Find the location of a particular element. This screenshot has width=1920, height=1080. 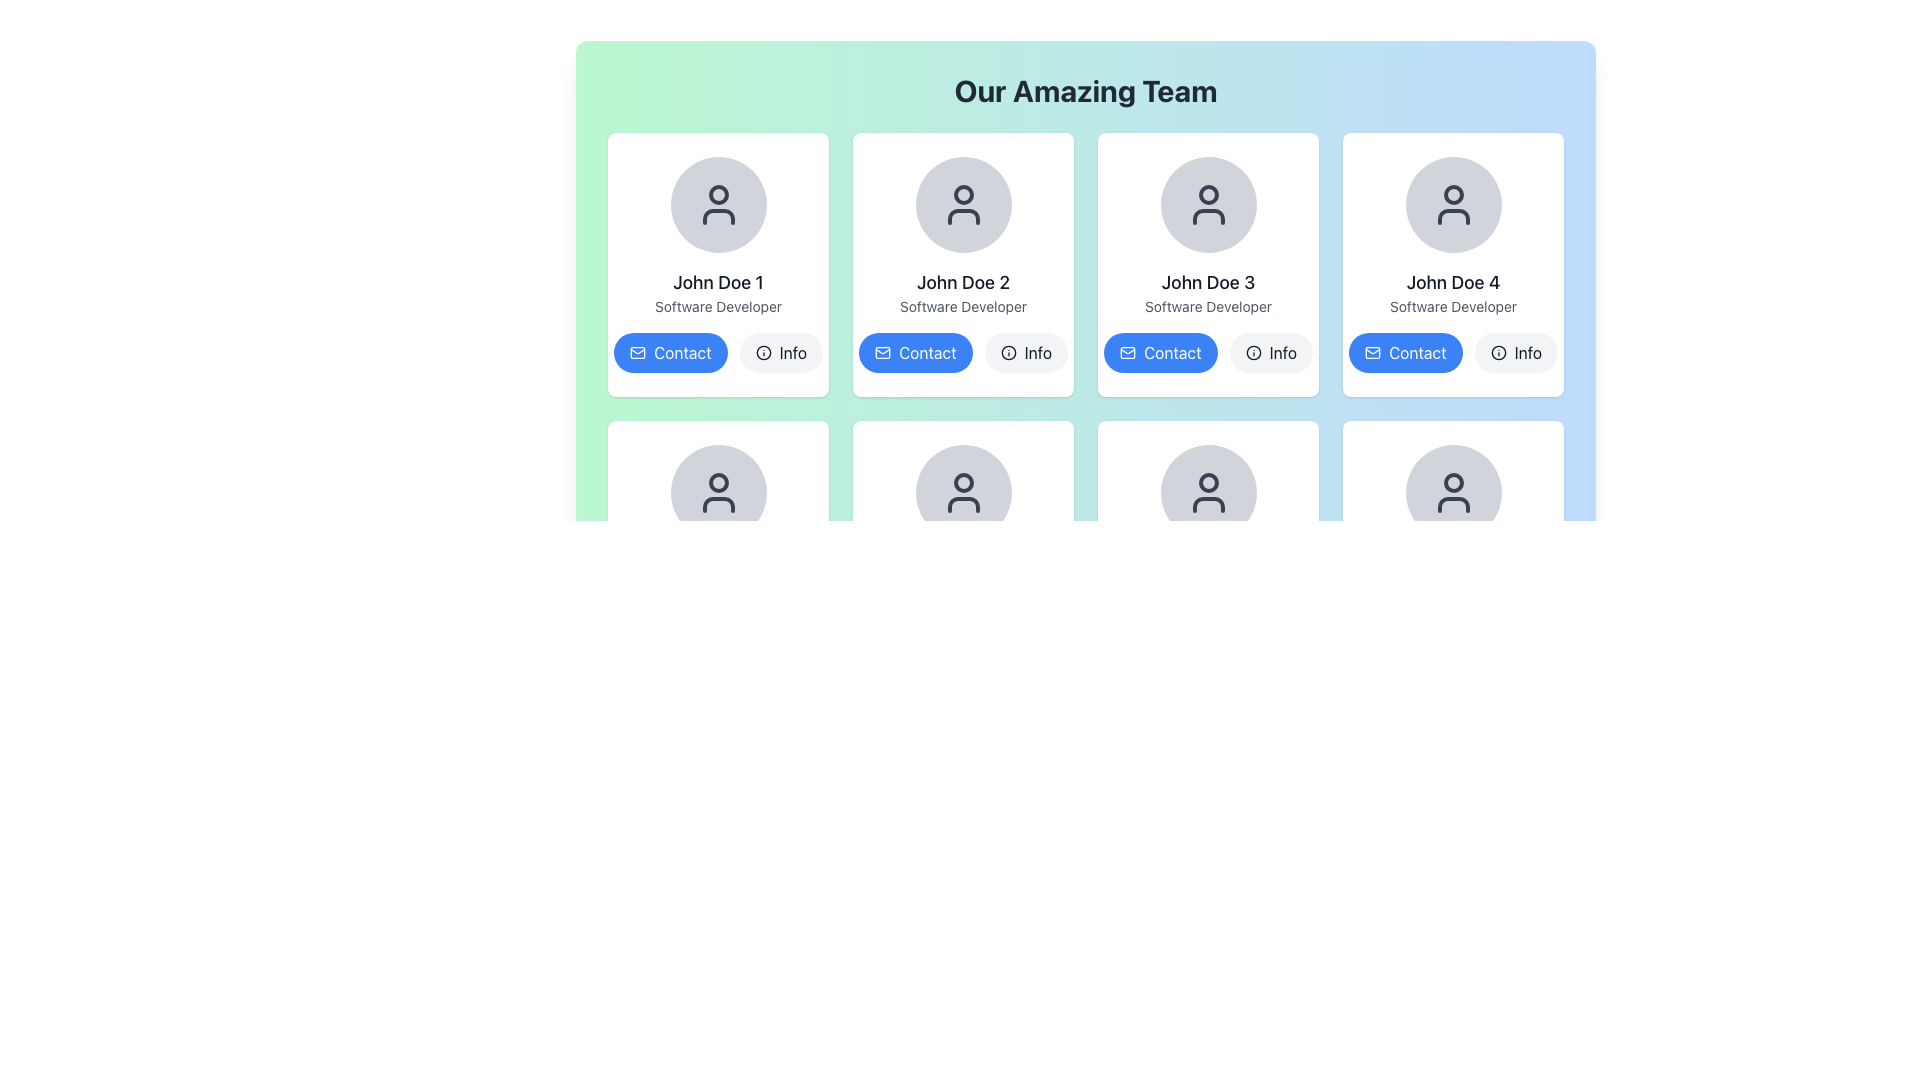

the 'mail' or 'contact' icon located to the left of the 'Contact' text beneath the 'John Doe 3' card in the third column of the top row is located at coordinates (1128, 352).